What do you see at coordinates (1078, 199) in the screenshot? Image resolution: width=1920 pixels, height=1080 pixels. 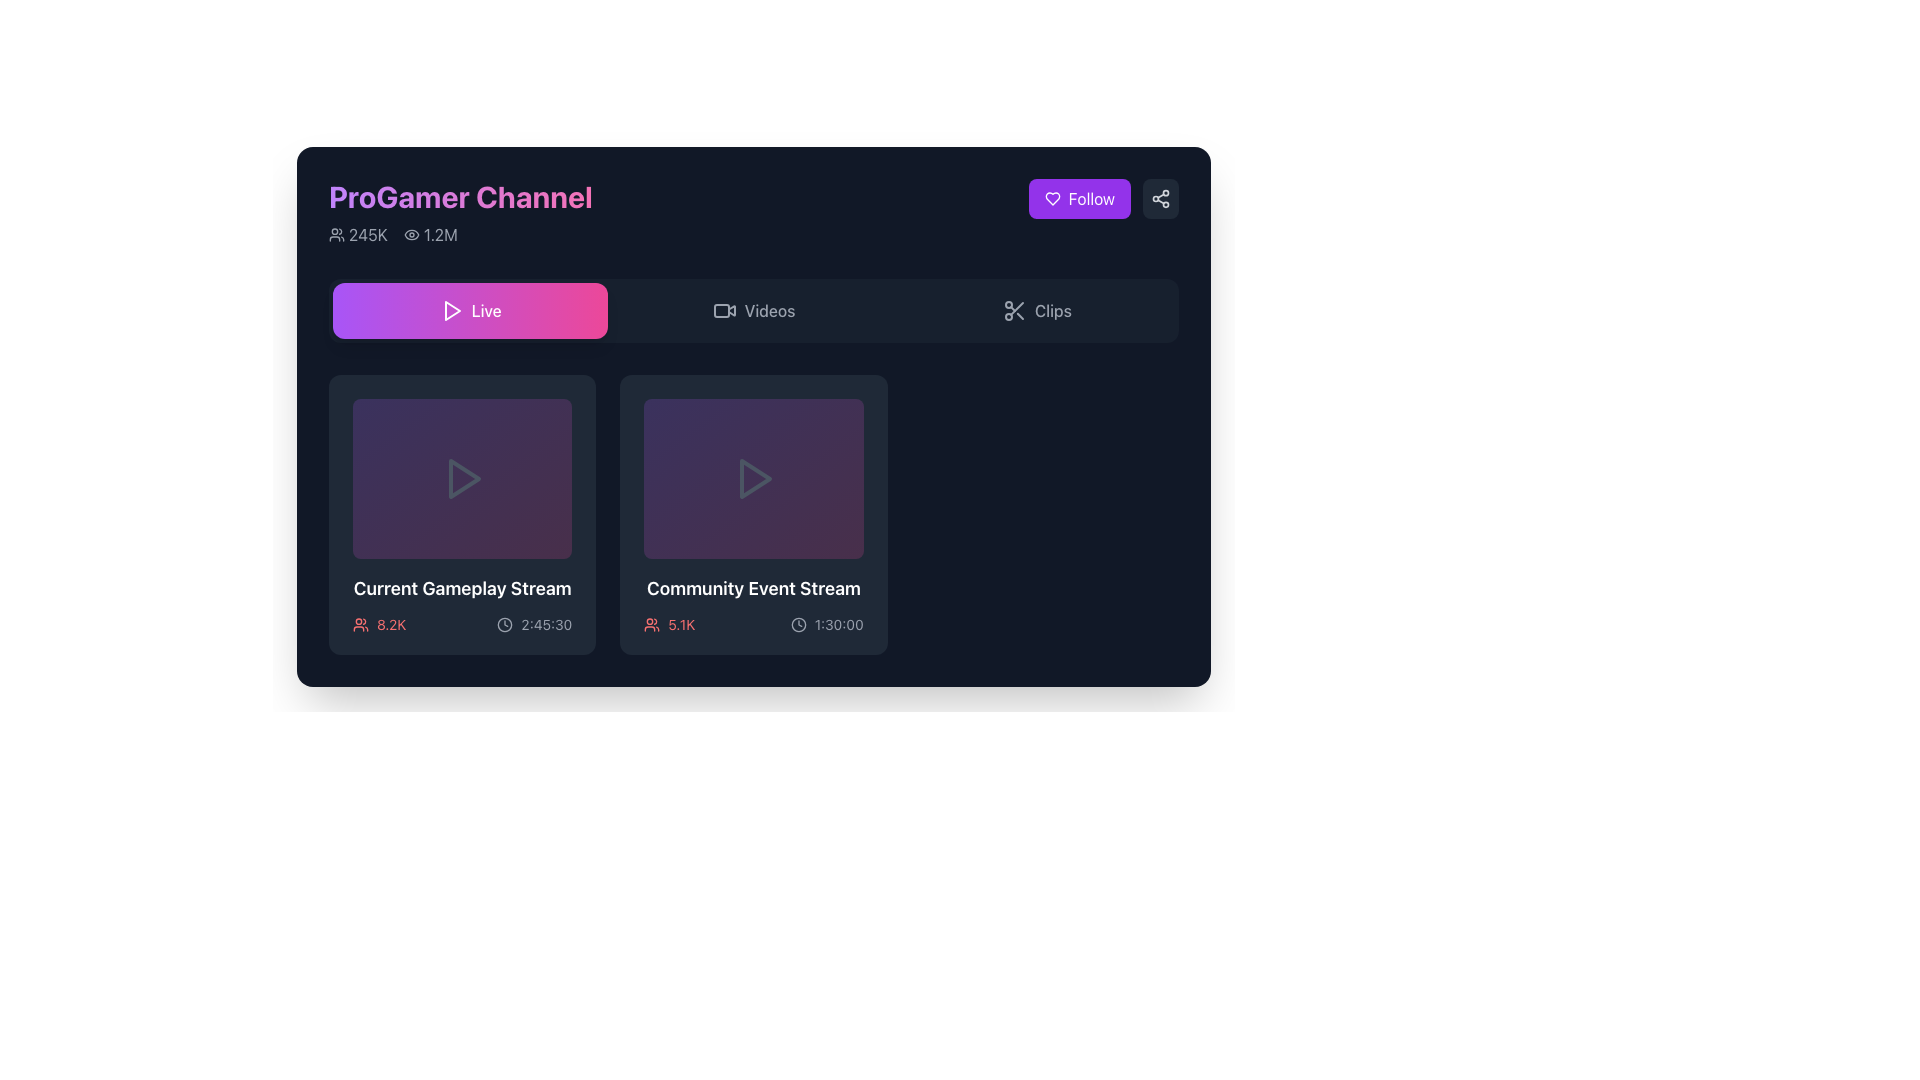 I see `the follow button located in the top-right corner of the interface` at bounding box center [1078, 199].